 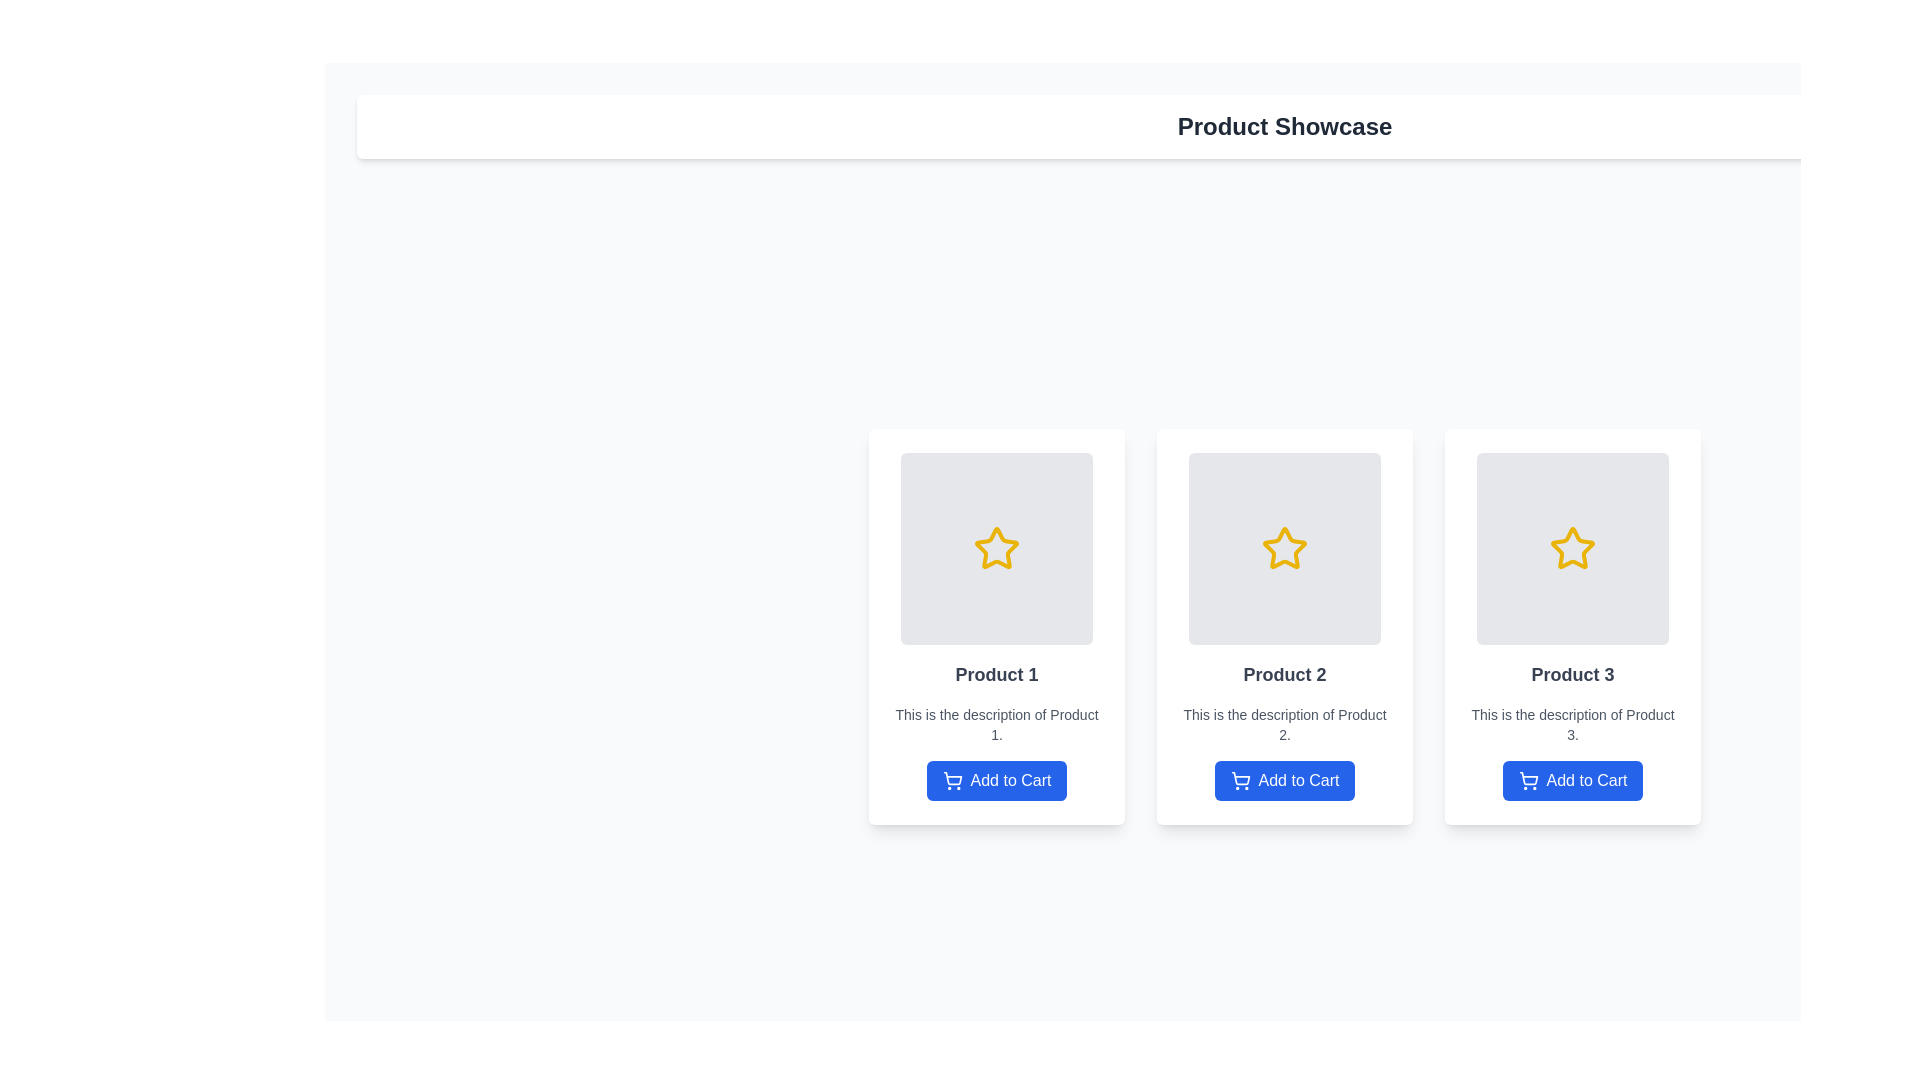 I want to click on textual description 'This is the description of Product 2.' located below the title 'Product 2' in the second card of the product layout, so click(x=1285, y=725).